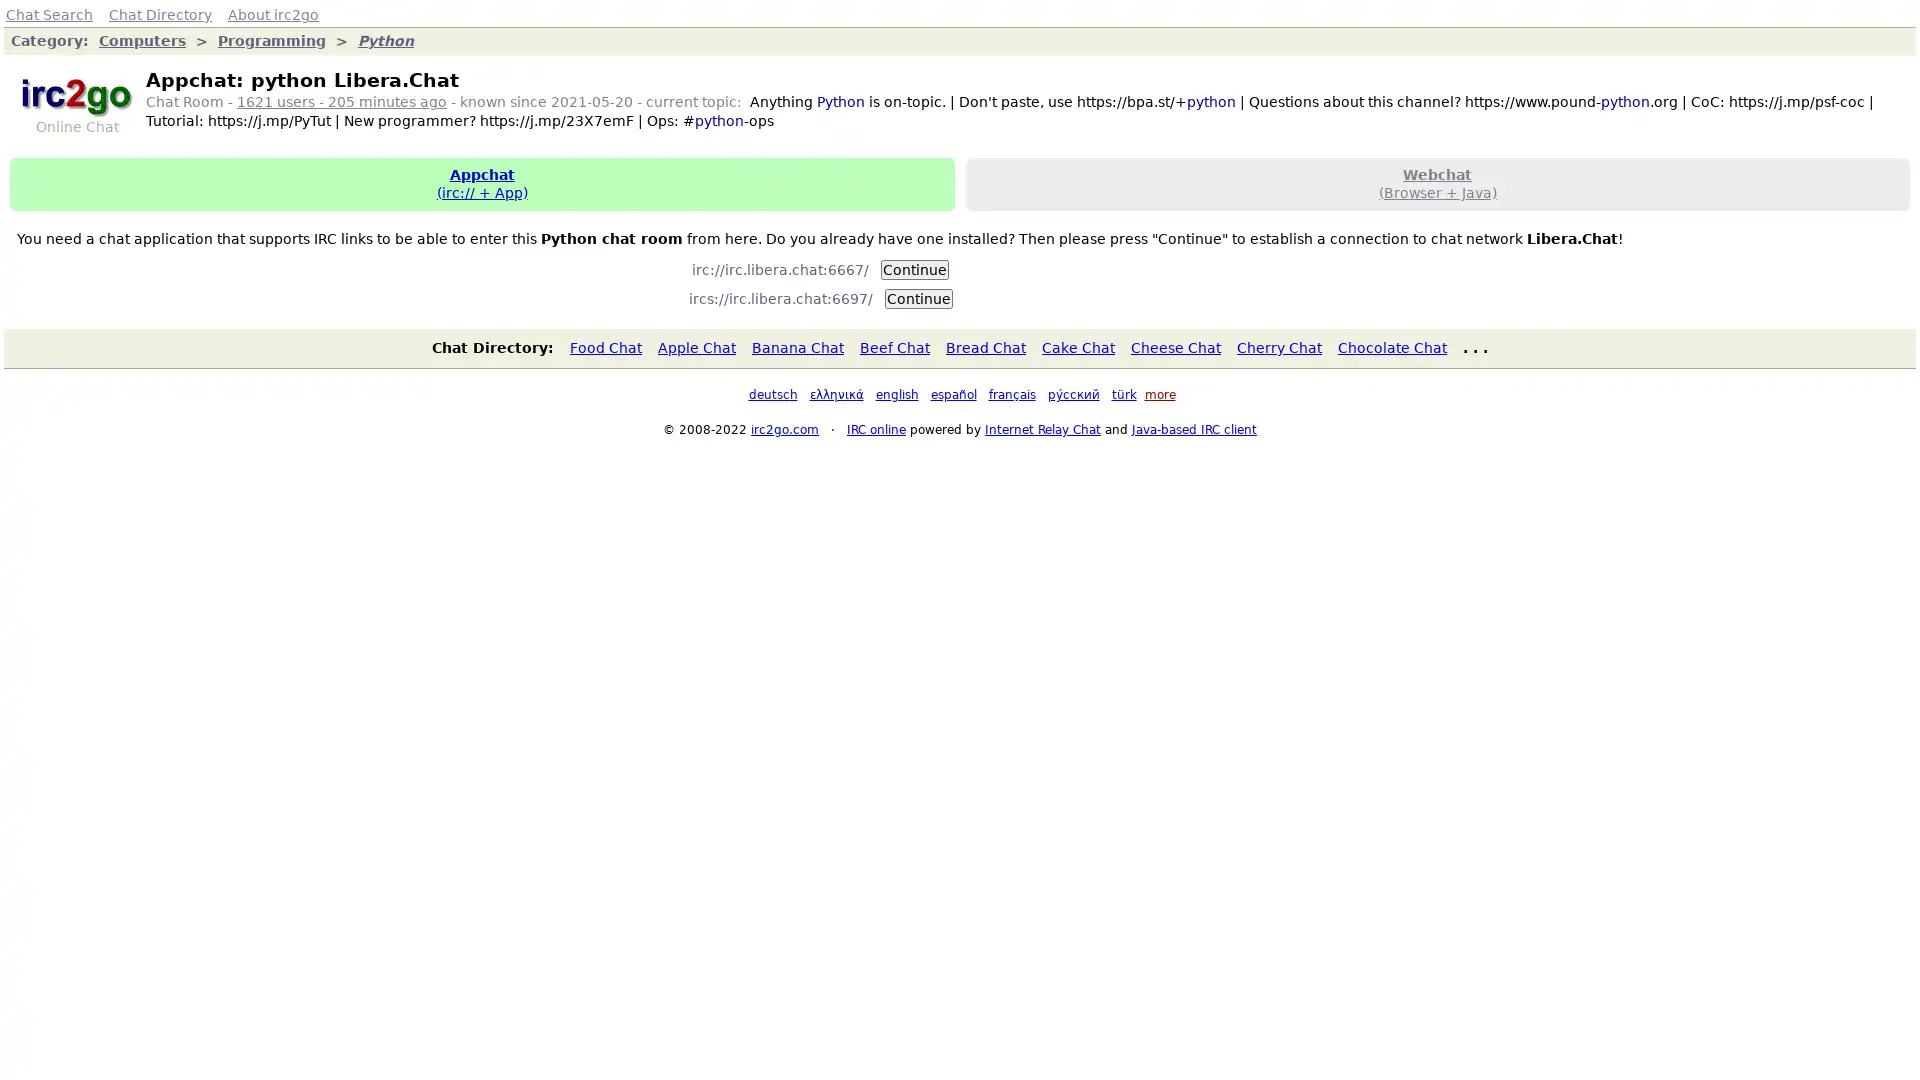 The width and height of the screenshot is (1920, 1080). What do you see at coordinates (914, 268) in the screenshot?
I see `Continue` at bounding box center [914, 268].